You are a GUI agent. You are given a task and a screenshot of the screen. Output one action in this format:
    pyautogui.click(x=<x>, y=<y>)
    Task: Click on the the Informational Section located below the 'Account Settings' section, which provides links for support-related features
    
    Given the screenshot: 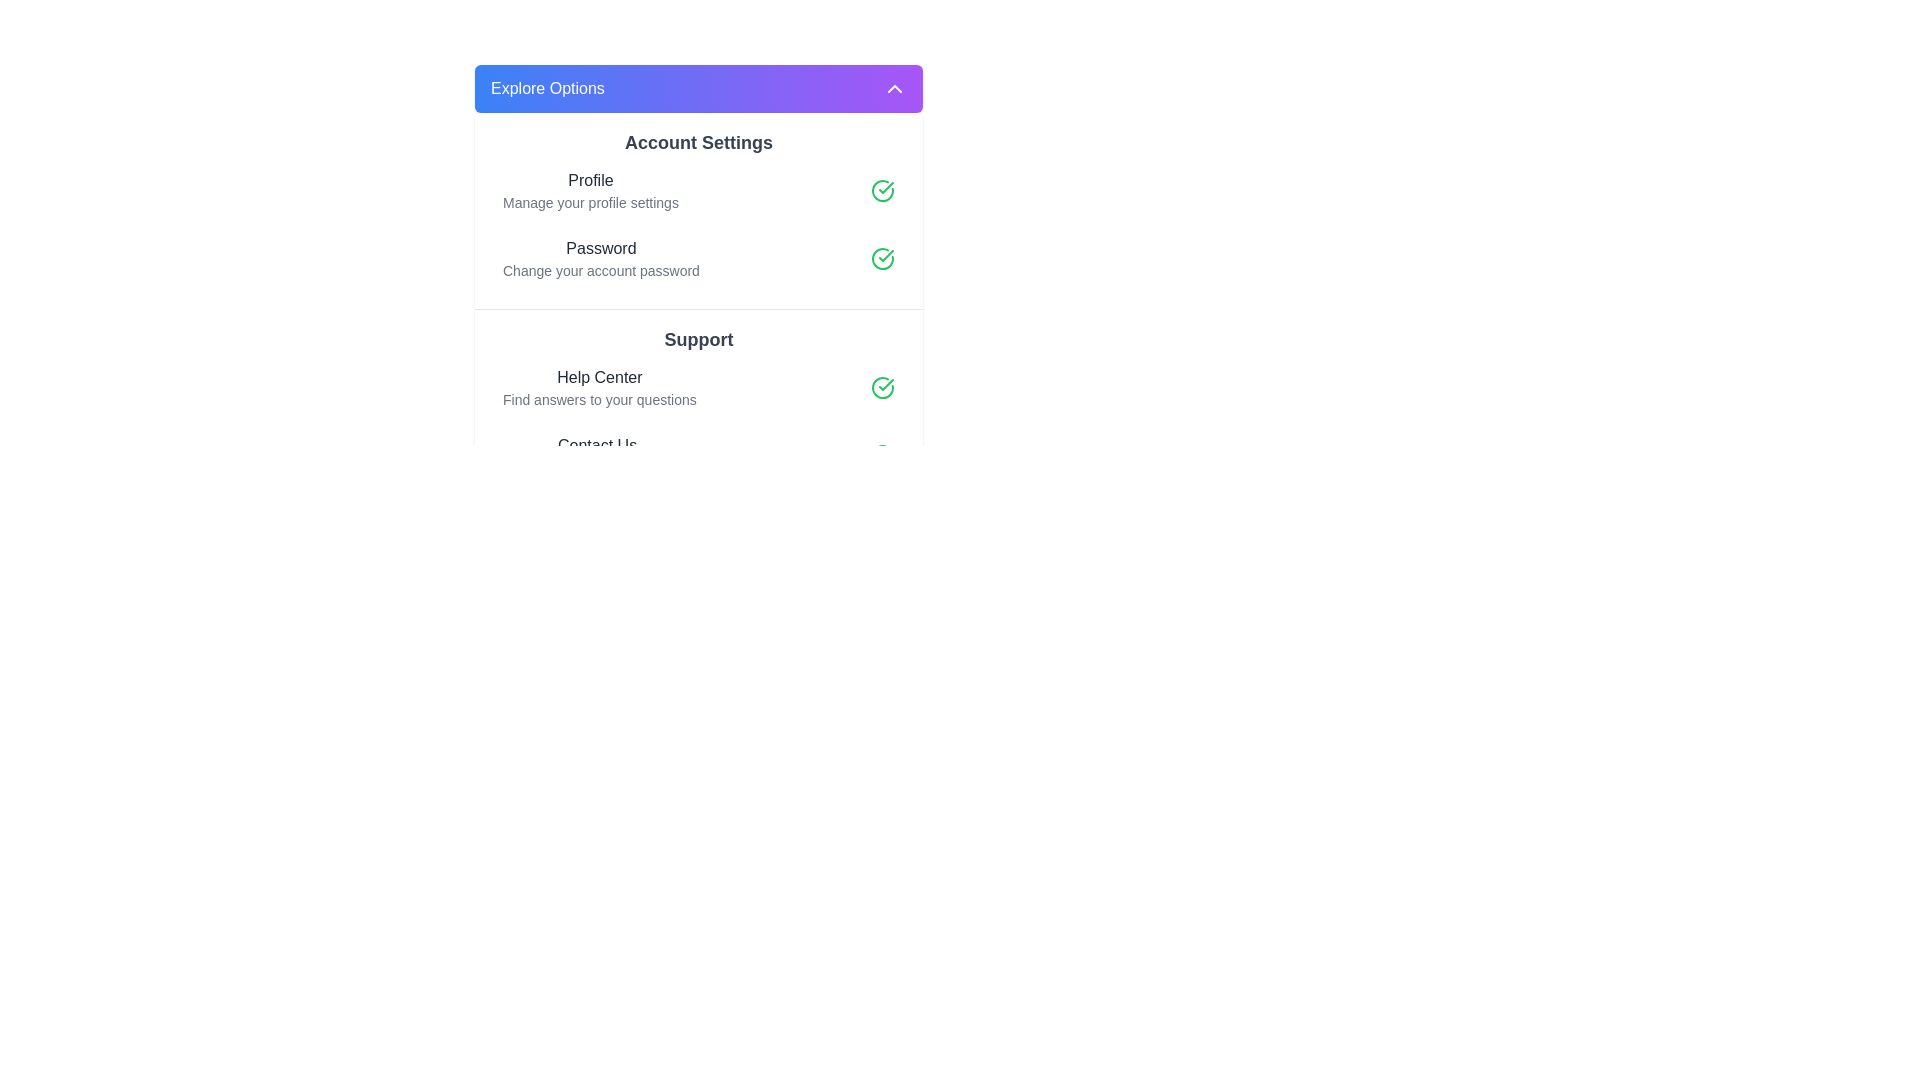 What is the action you would take?
    pyautogui.click(x=699, y=406)
    